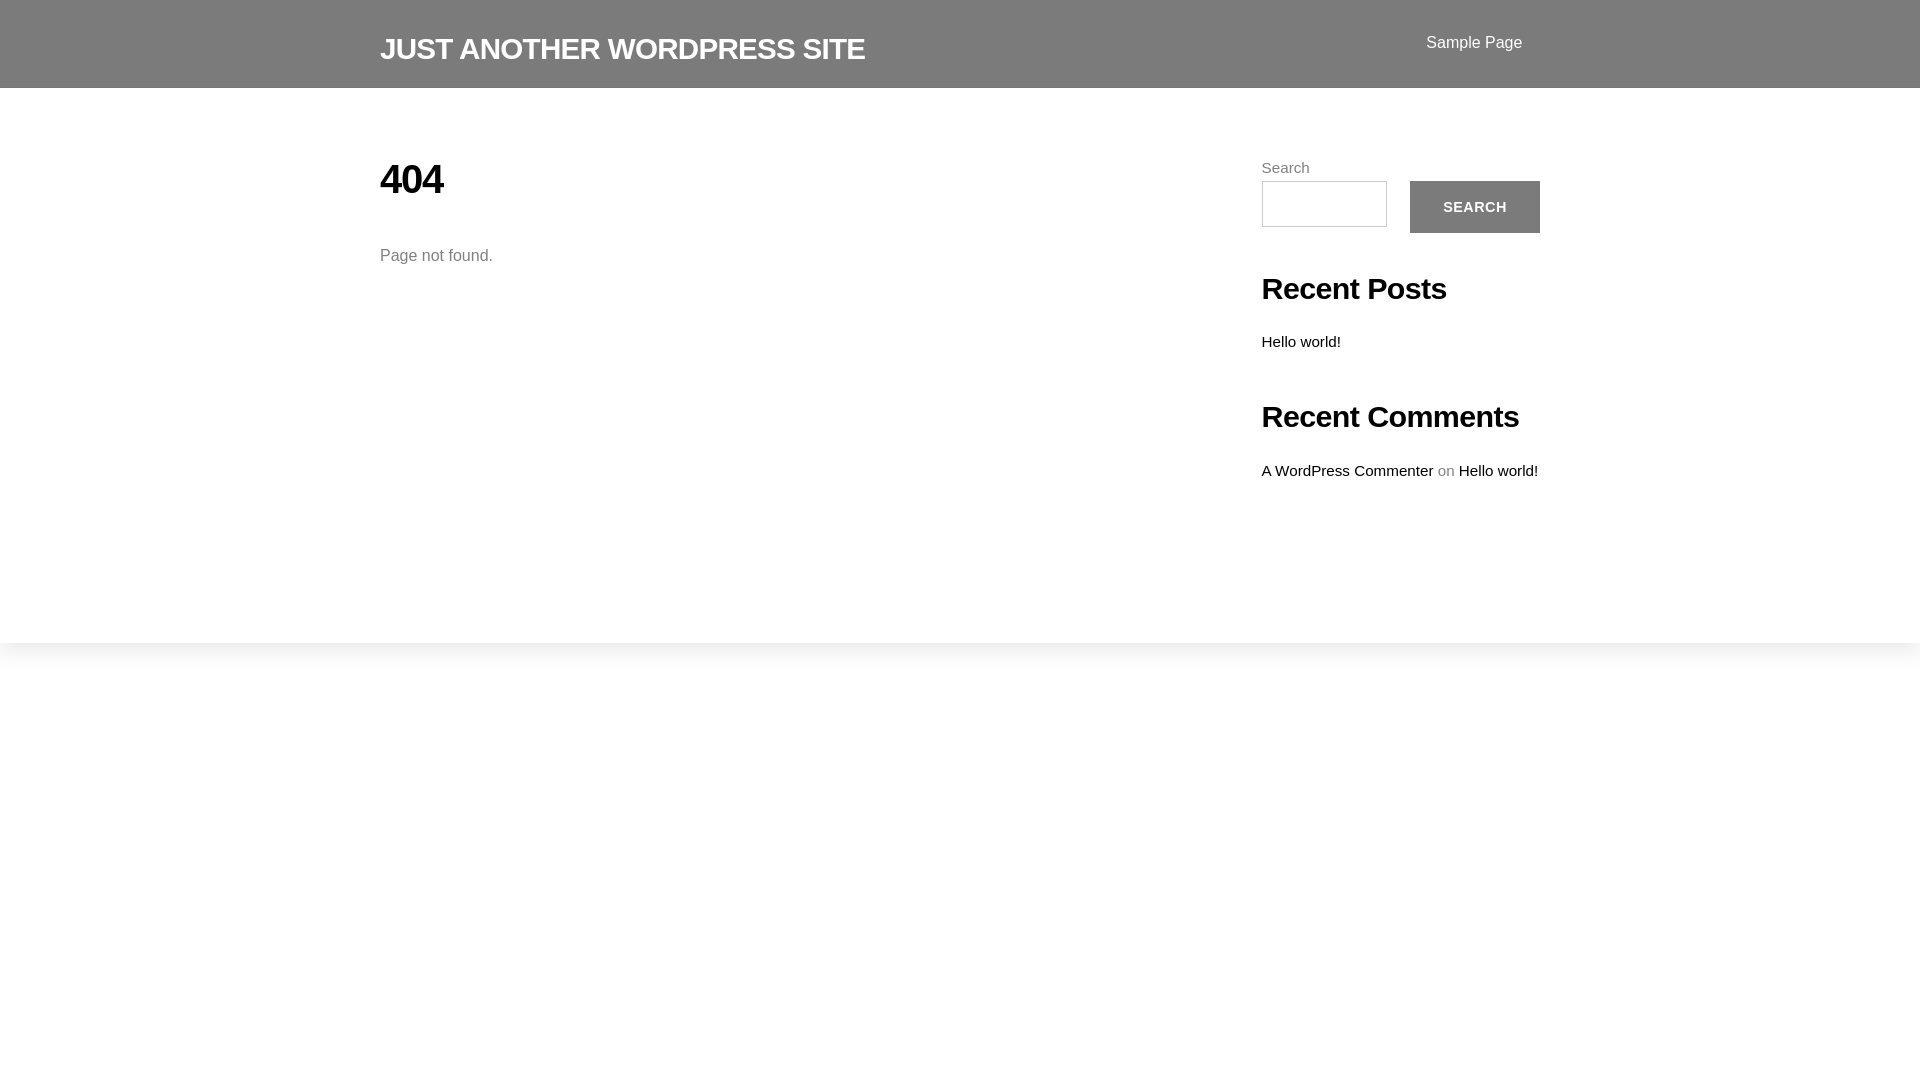 This screenshot has width=1920, height=1080. Describe the element at coordinates (1459, 470) in the screenshot. I see `'Hello world!'` at that location.